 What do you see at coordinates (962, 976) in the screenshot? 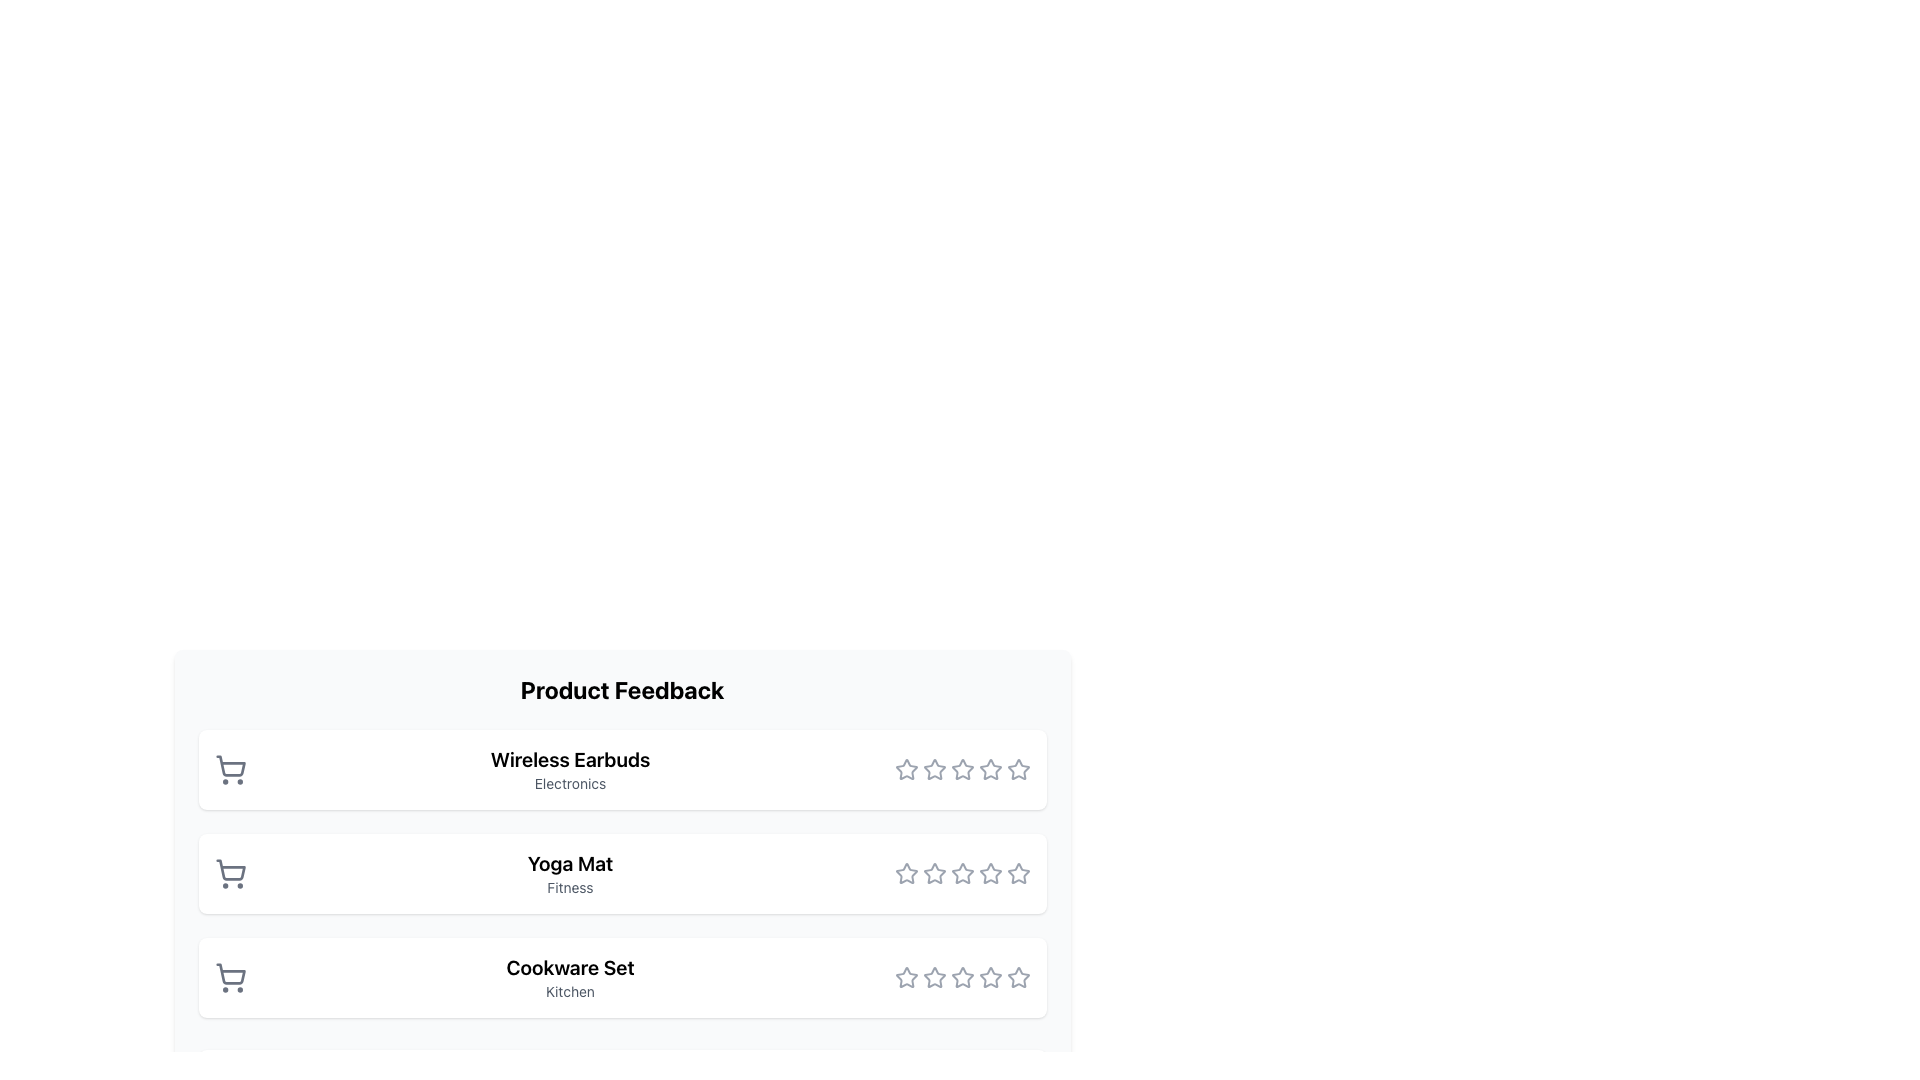
I see `the fifth star icon in the rating component for the 'Cookware Set' item` at bounding box center [962, 976].